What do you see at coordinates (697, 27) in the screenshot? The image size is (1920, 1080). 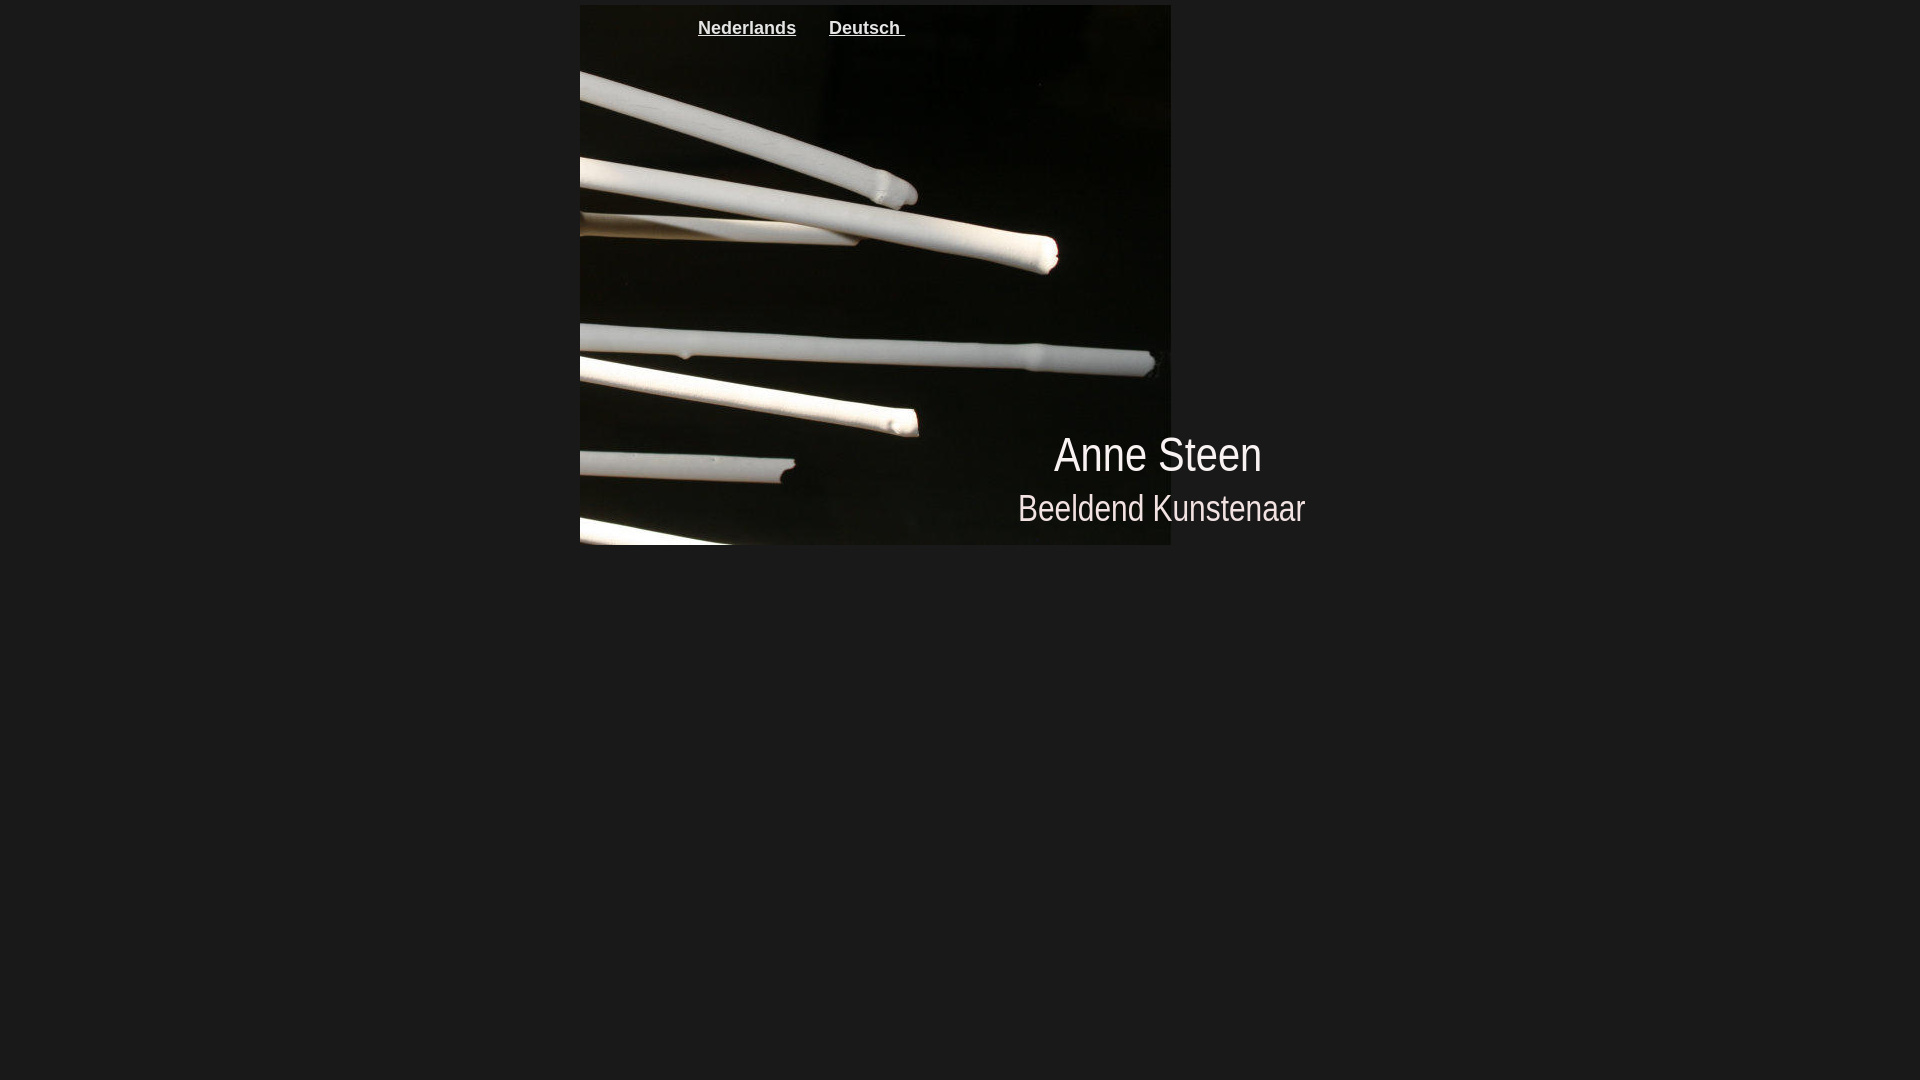 I see `'Nederlands'` at bounding box center [697, 27].